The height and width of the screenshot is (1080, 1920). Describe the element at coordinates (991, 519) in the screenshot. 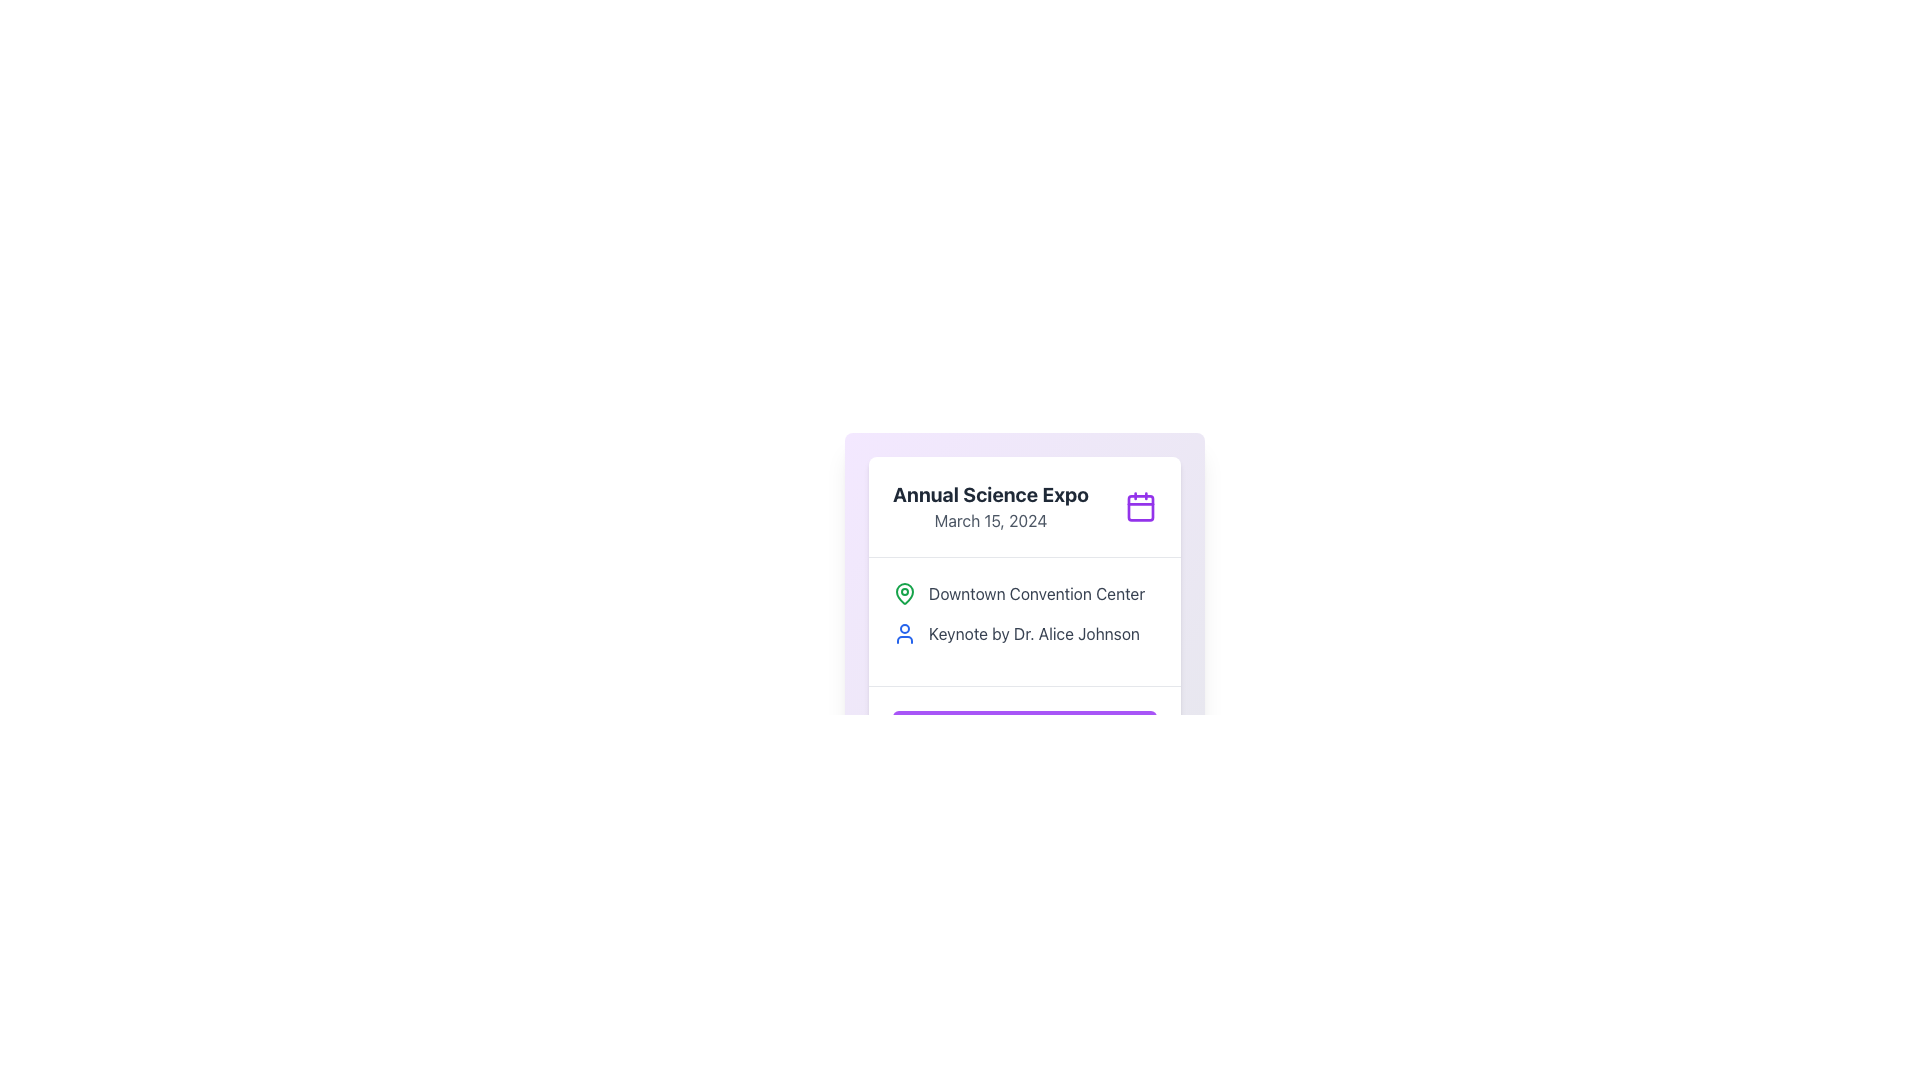

I see `the plain text label displaying the date 'March 15, 2024' of the 'Annual Science Expo' event, located below the heading in the event information card` at that location.